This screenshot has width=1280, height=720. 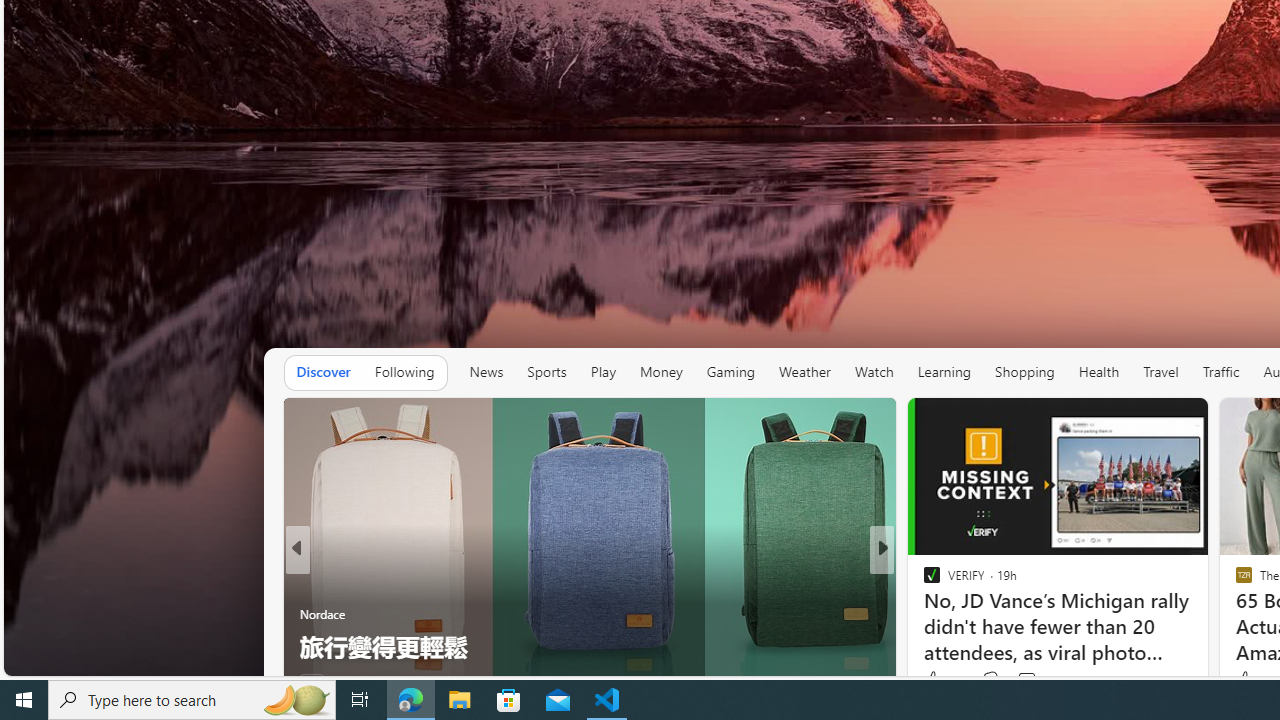 What do you see at coordinates (602, 372) in the screenshot?
I see `'Play'` at bounding box center [602, 372].